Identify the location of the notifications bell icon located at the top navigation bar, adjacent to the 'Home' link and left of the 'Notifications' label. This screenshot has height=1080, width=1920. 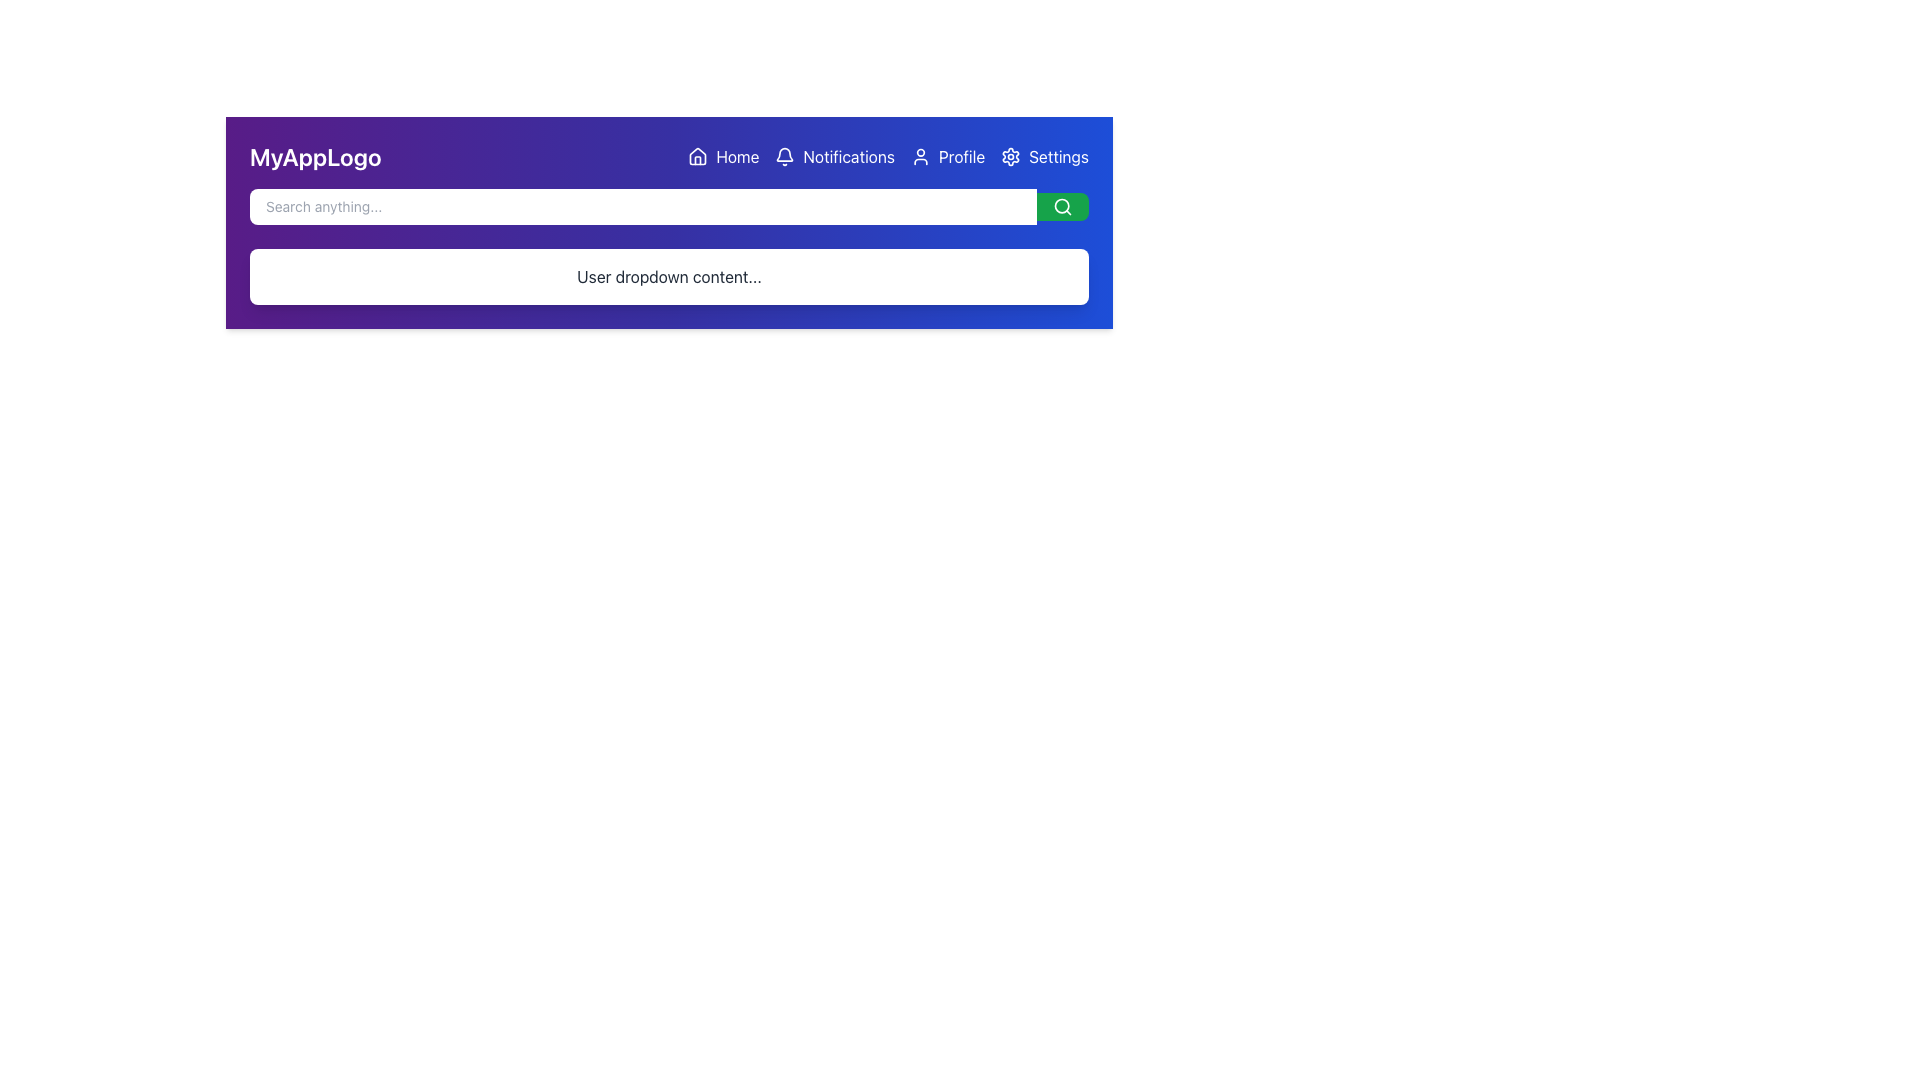
(784, 156).